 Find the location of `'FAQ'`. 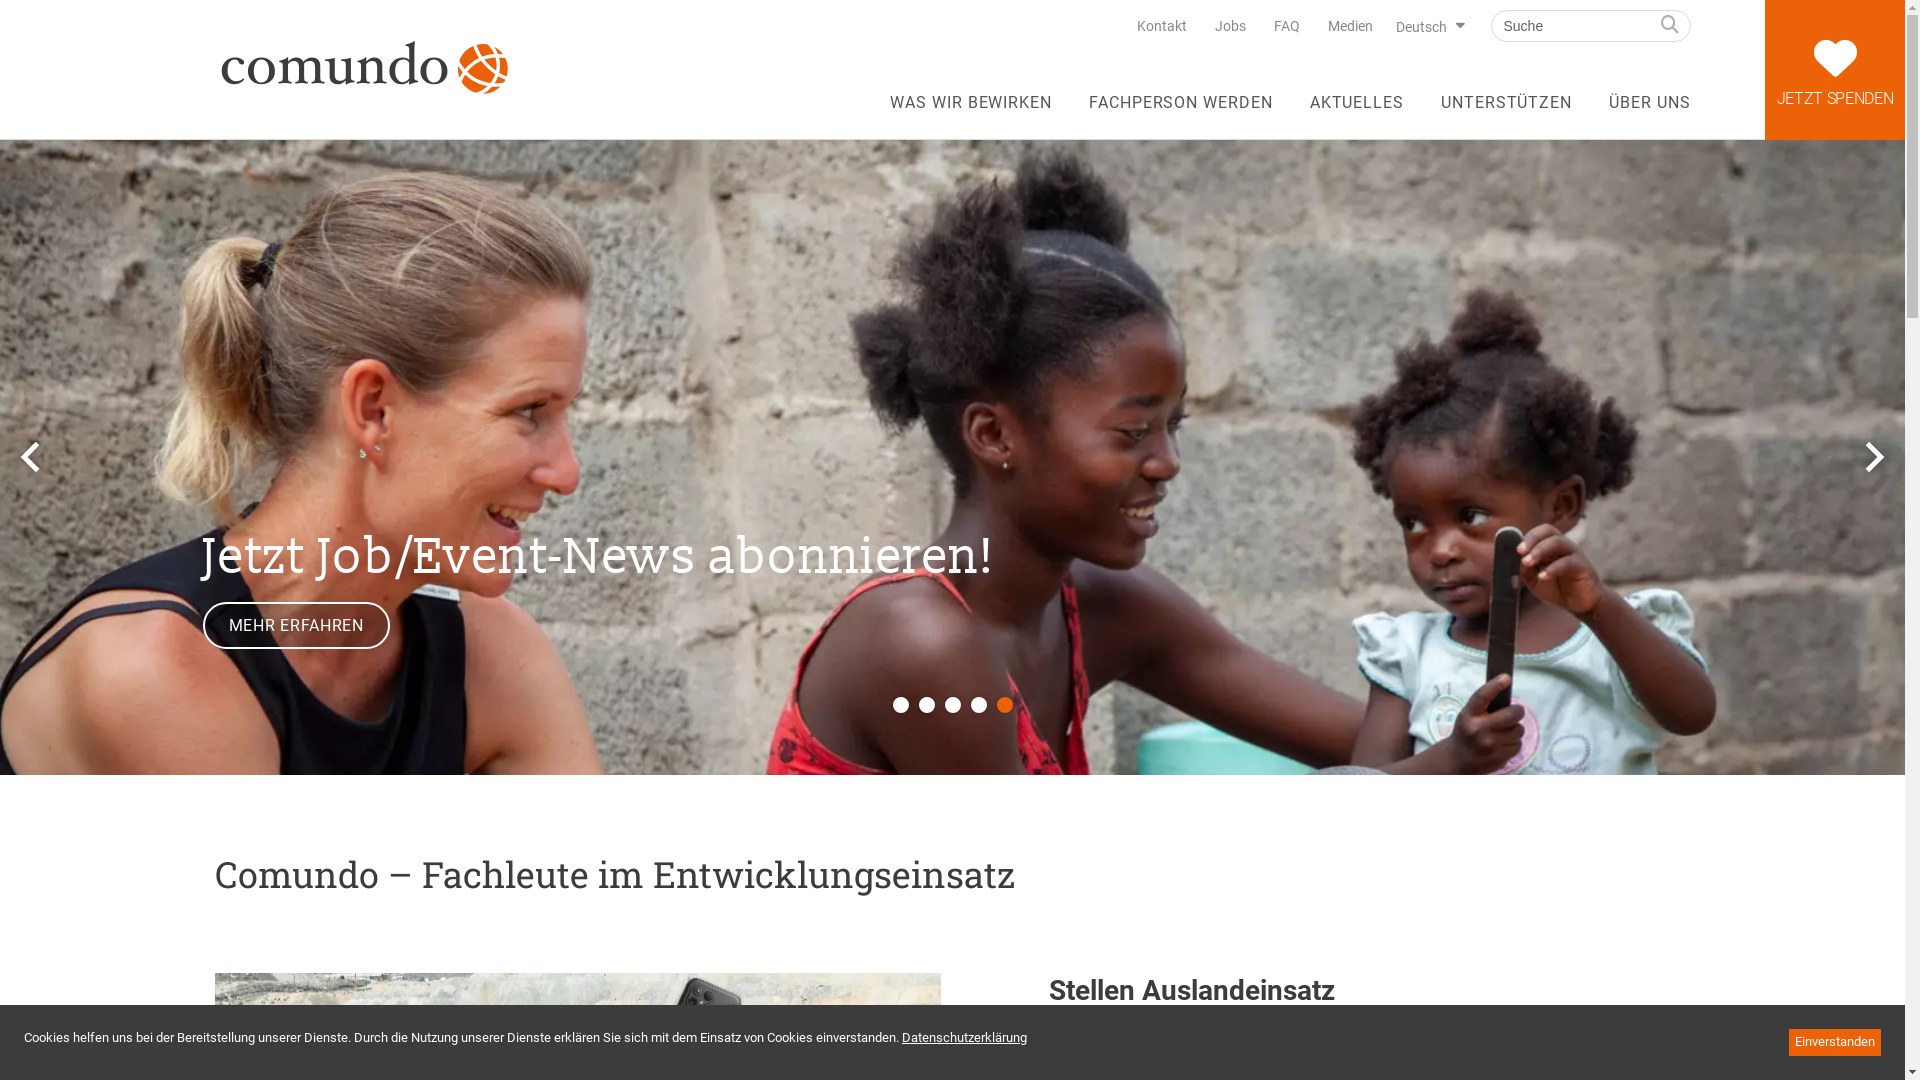

'FAQ' is located at coordinates (1286, 26).